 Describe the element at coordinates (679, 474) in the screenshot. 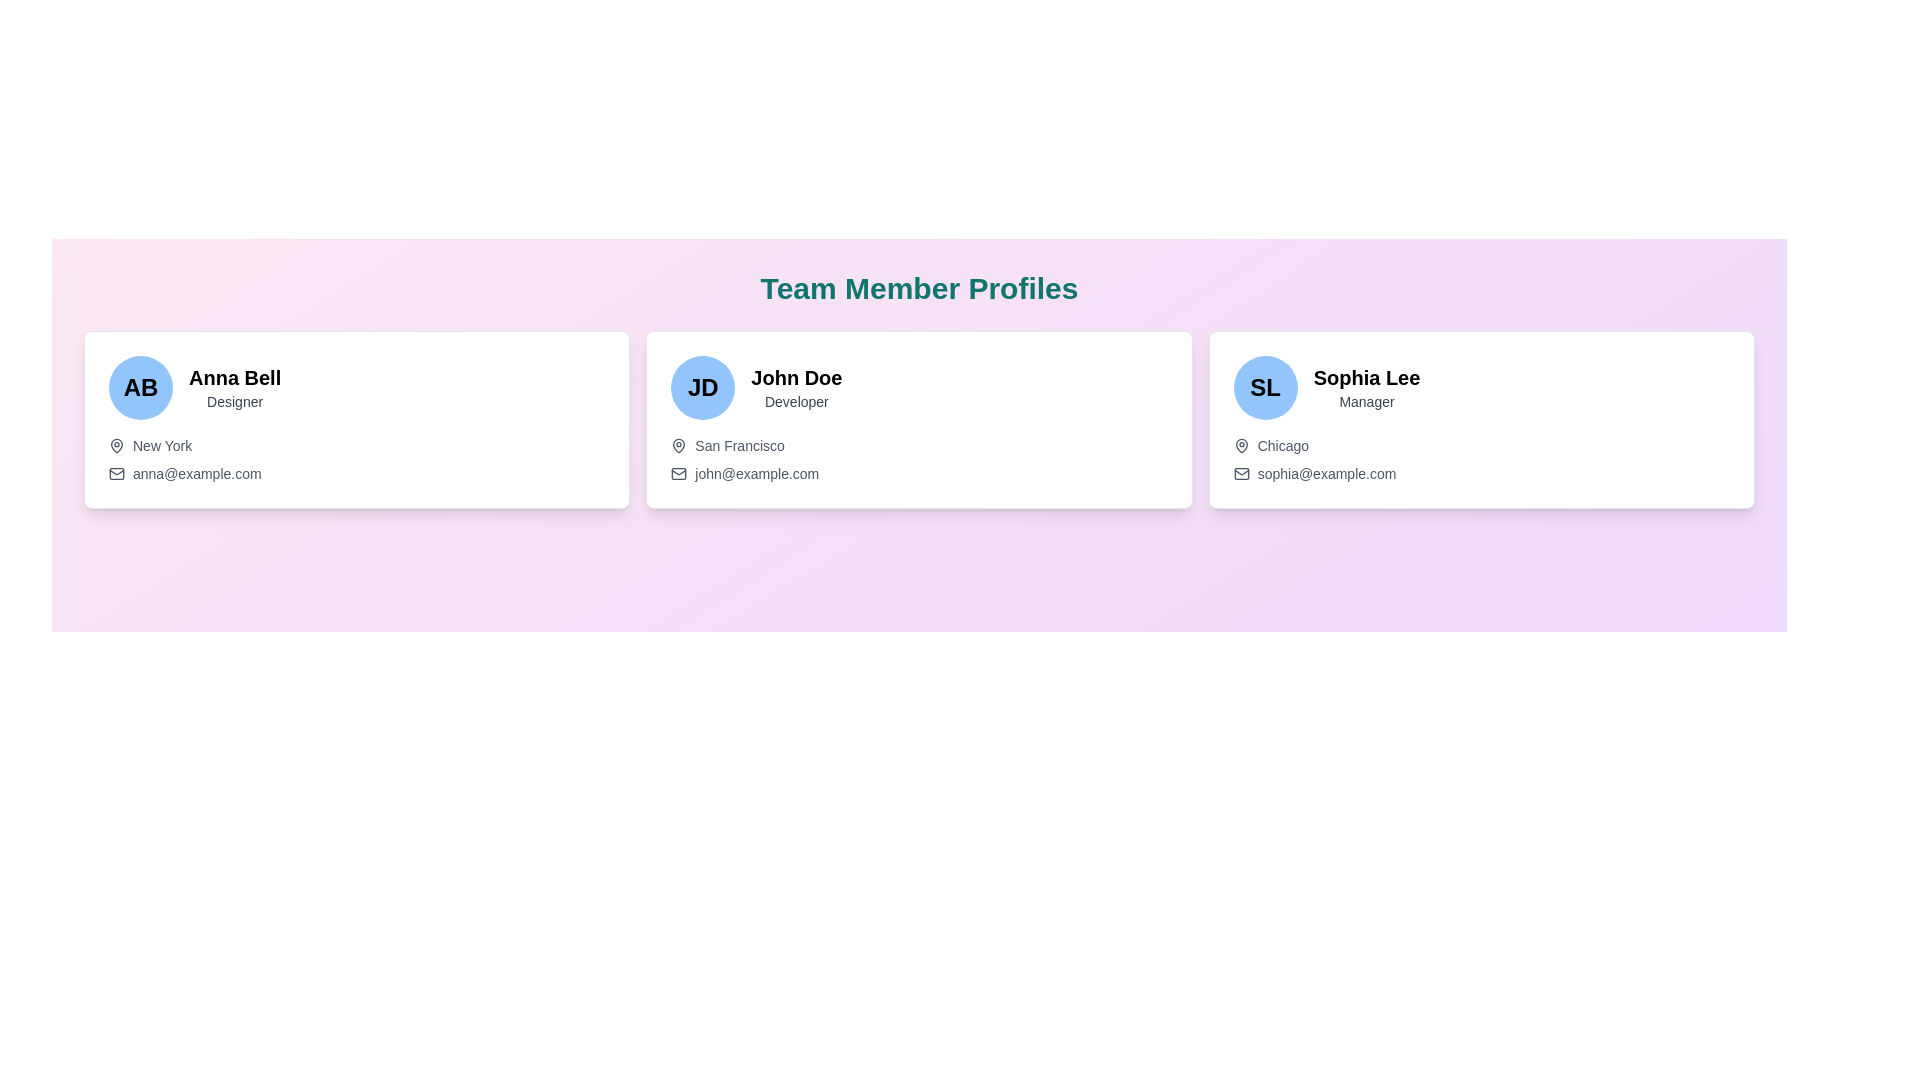

I see `the email icon located in the second card from the left in the 'Team Member Profiles' section, situated above the text 'john@example.com'` at that location.